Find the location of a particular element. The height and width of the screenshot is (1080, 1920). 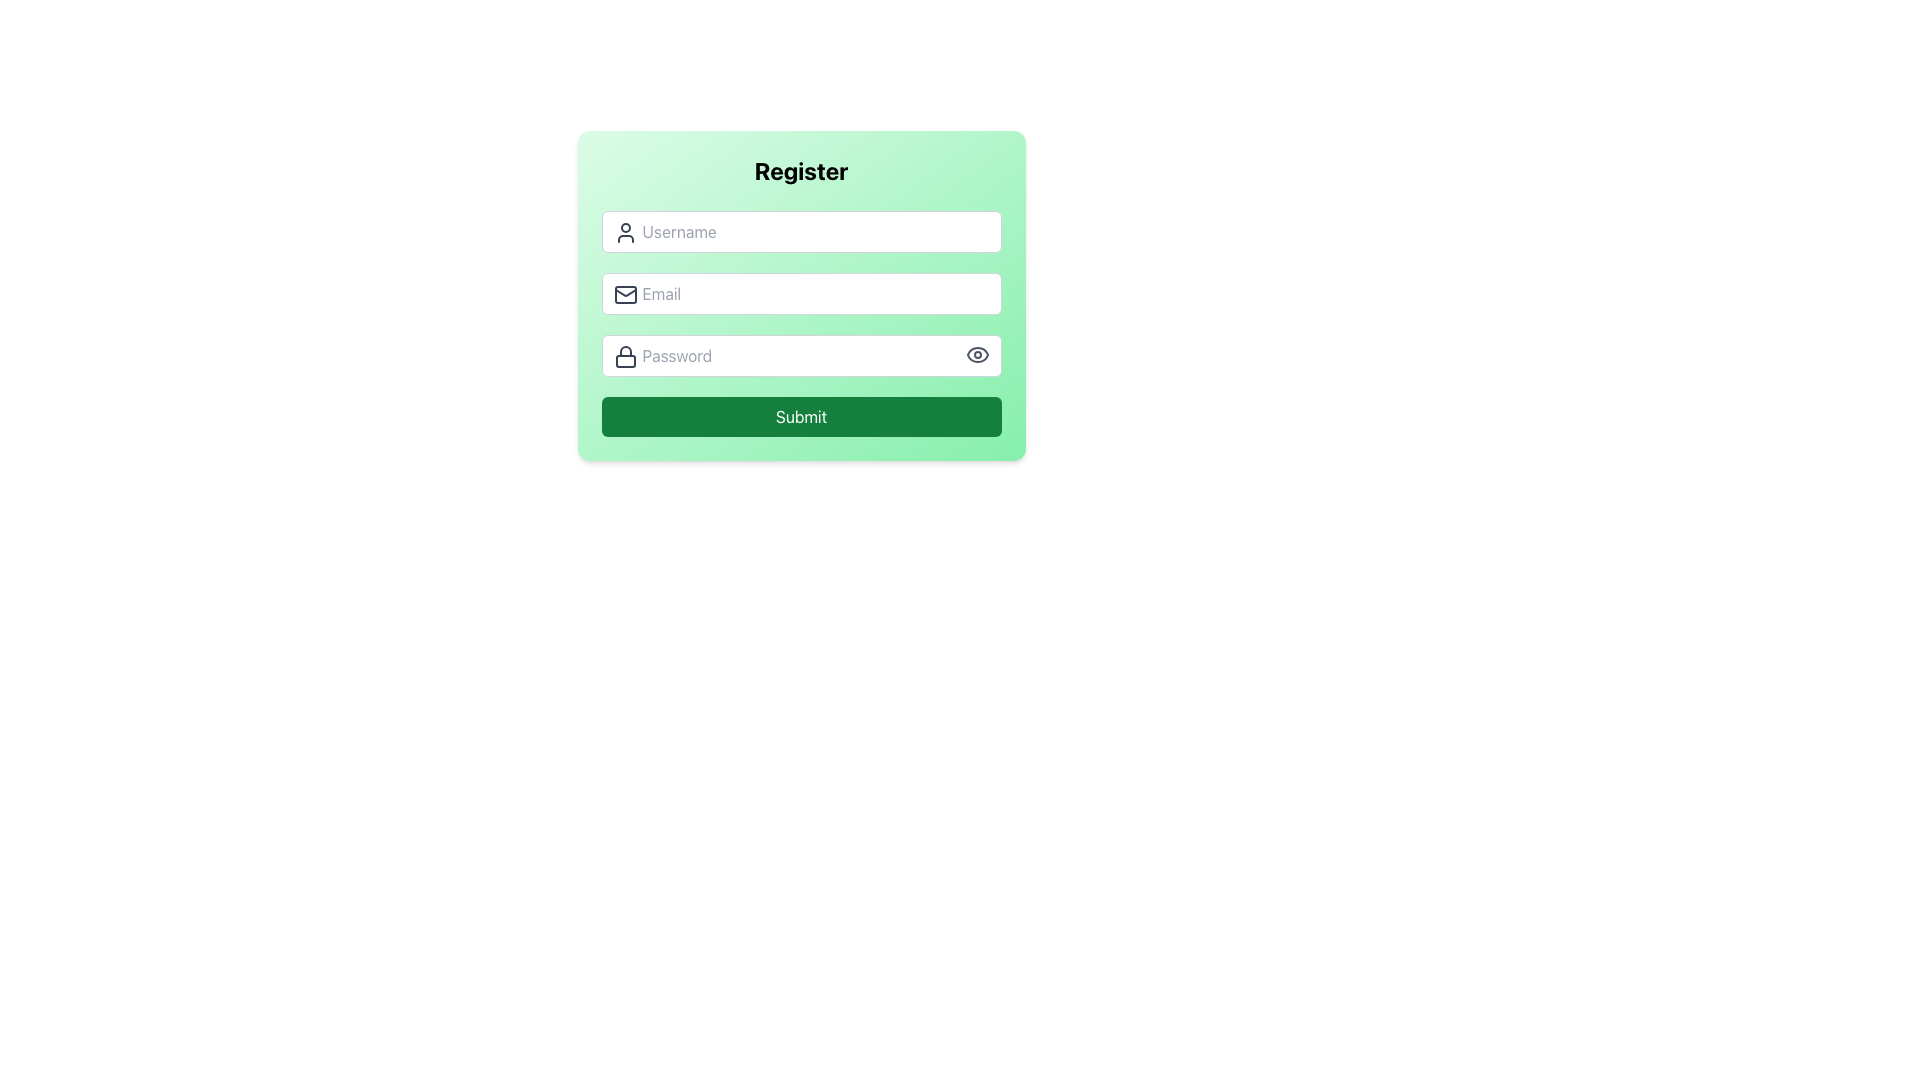

the rectangular shape of the envelope icon, which is positioned to the left of the 'Email' input field in the registration form is located at coordinates (624, 294).